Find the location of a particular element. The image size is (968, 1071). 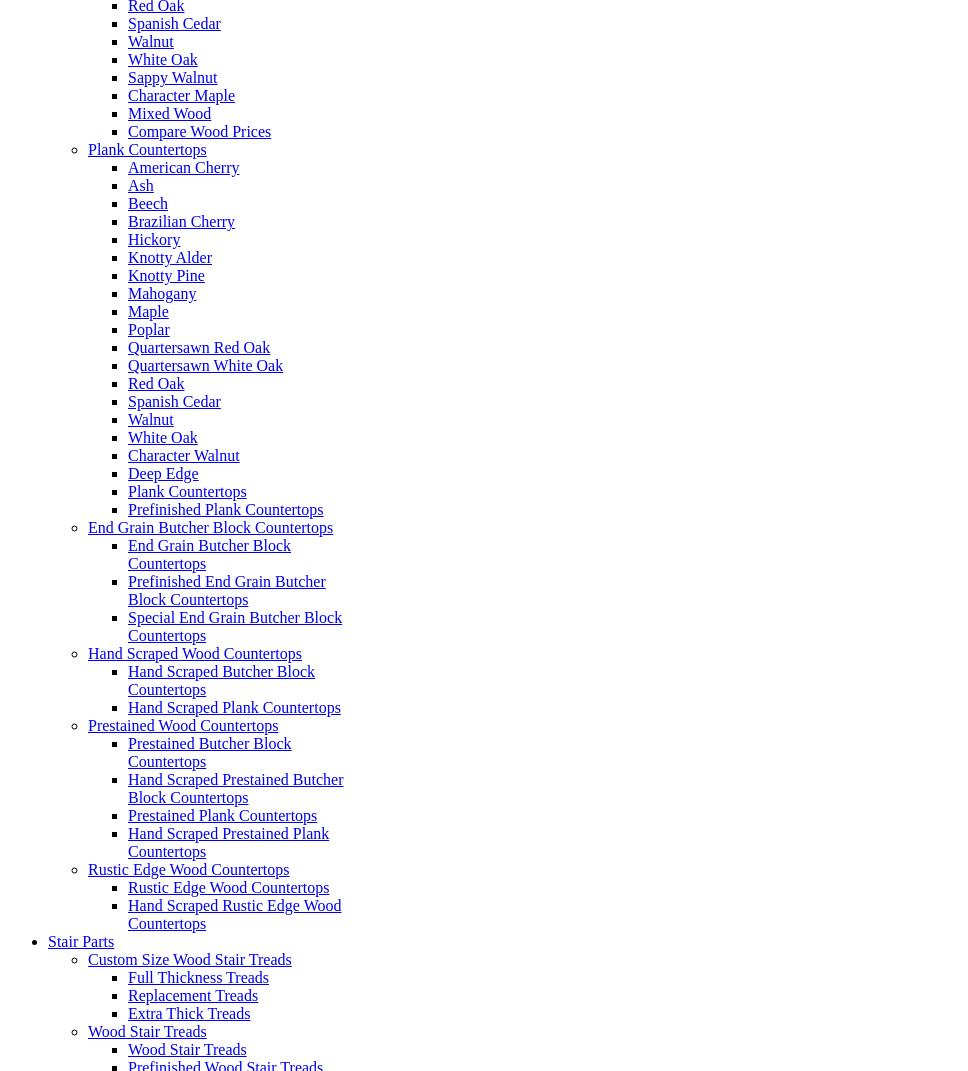

'Brazilian Cherry' is located at coordinates (181, 220).